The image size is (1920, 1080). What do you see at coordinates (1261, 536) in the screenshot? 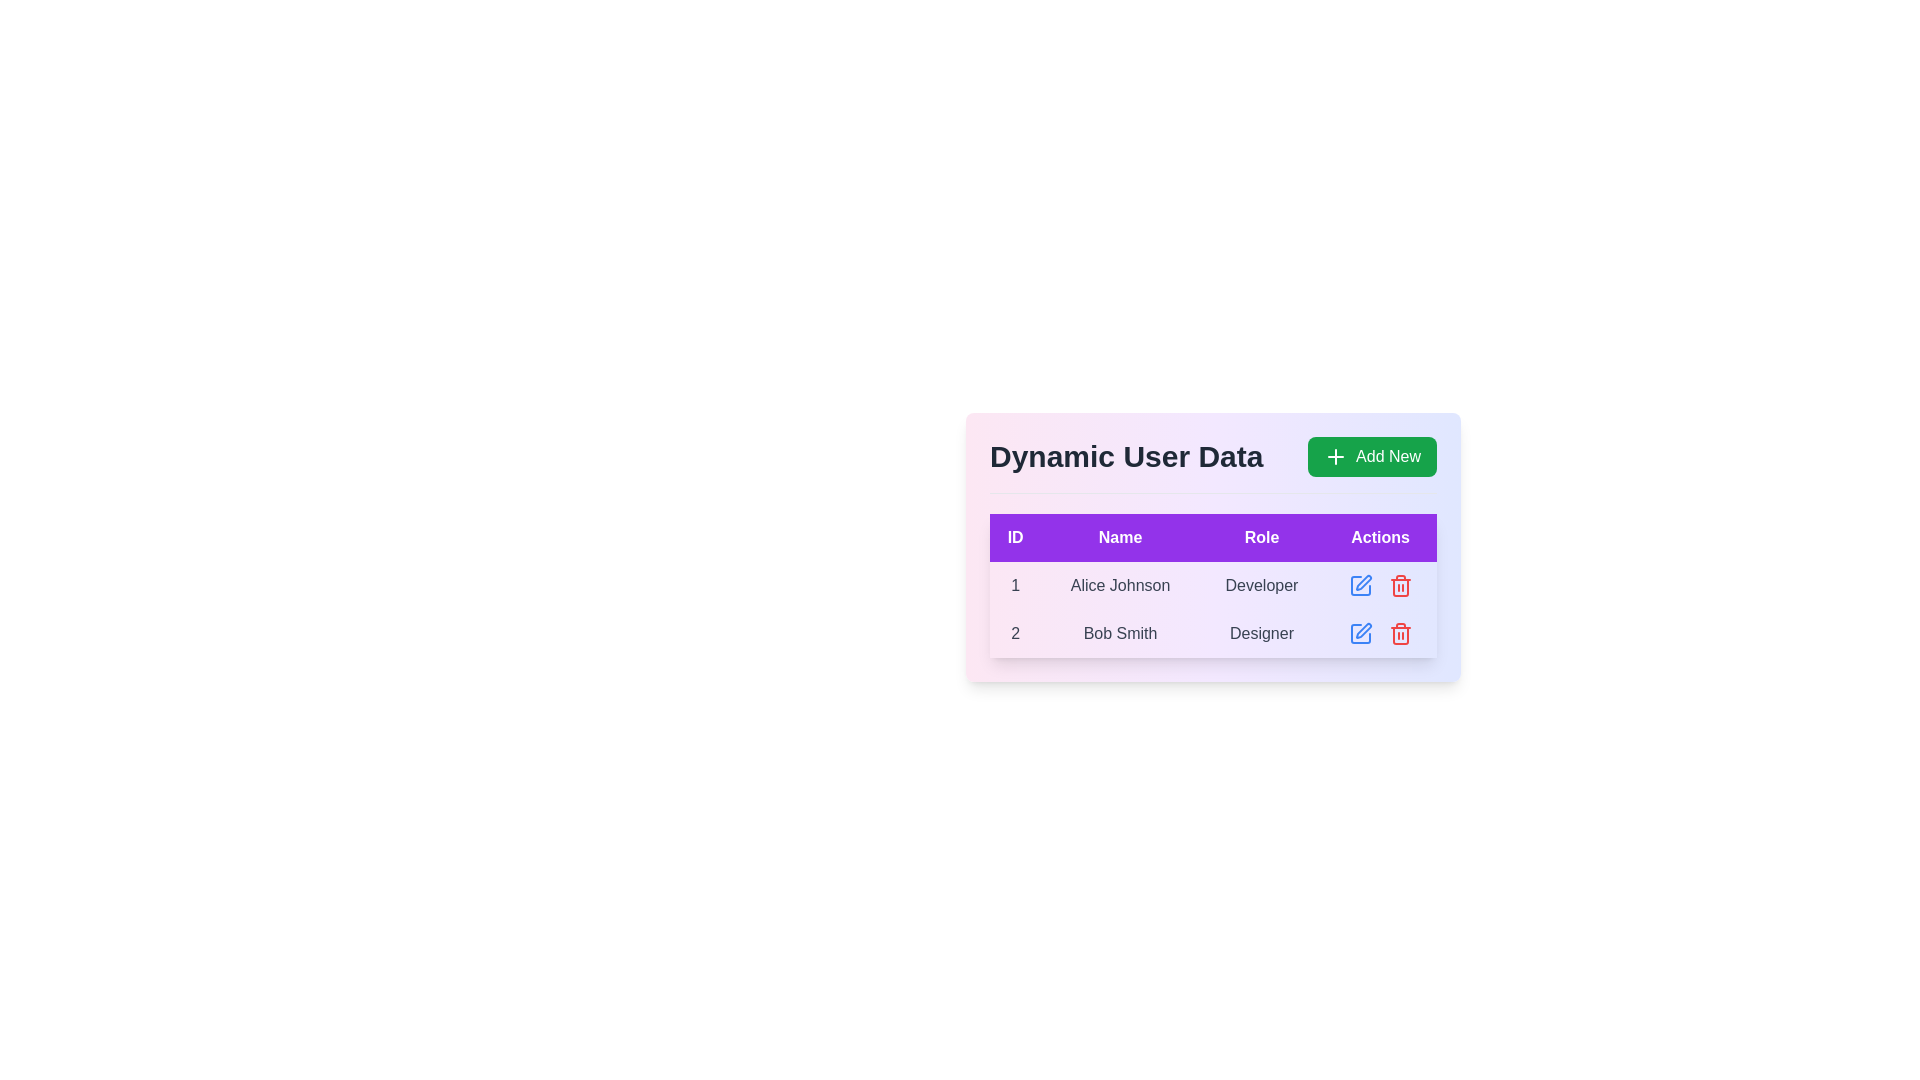
I see `the Table Header with the bold white text 'Role' that is a purple rectangular block, positioned as the third column header in the user data table` at bounding box center [1261, 536].